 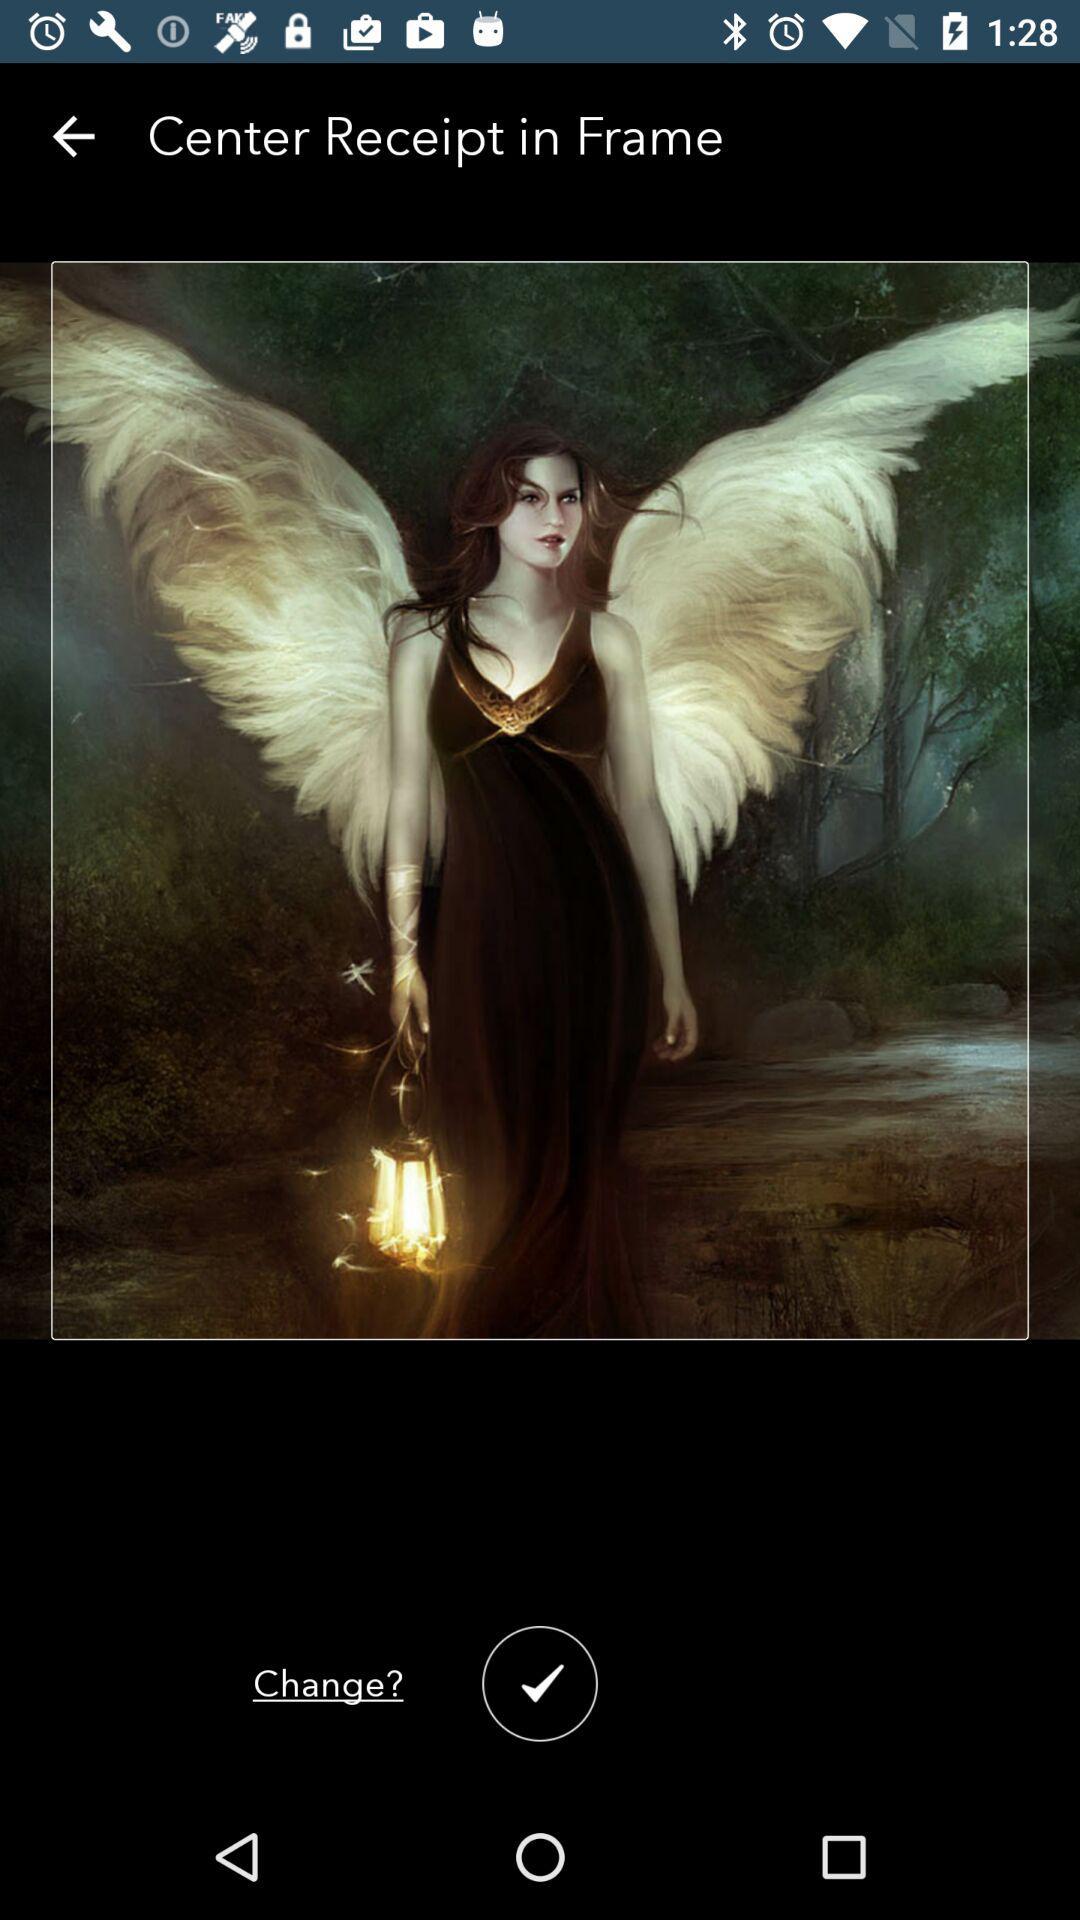 I want to click on the change?, so click(x=327, y=1682).